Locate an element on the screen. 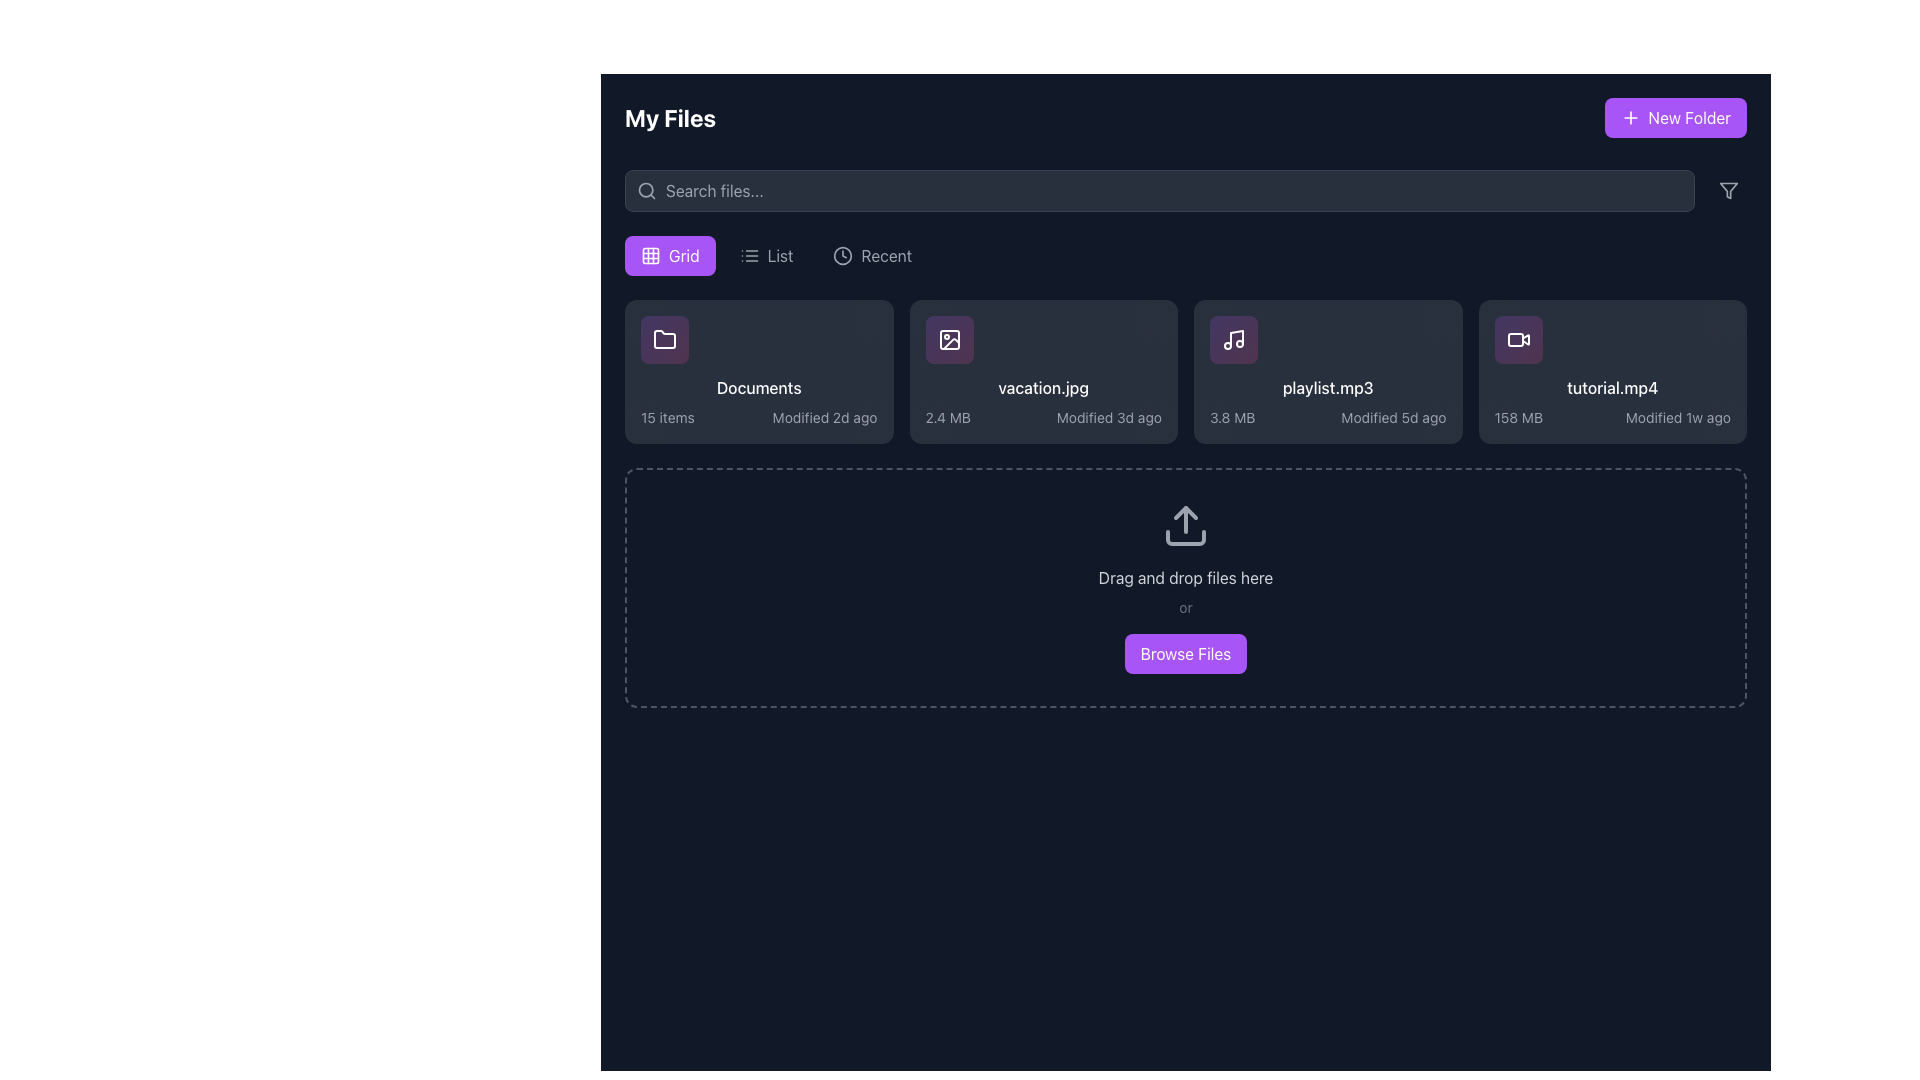  the rounded rectangular shape inside the 'tutorial.mp4' file representation in the top-right area of the file grid is located at coordinates (1515, 338).